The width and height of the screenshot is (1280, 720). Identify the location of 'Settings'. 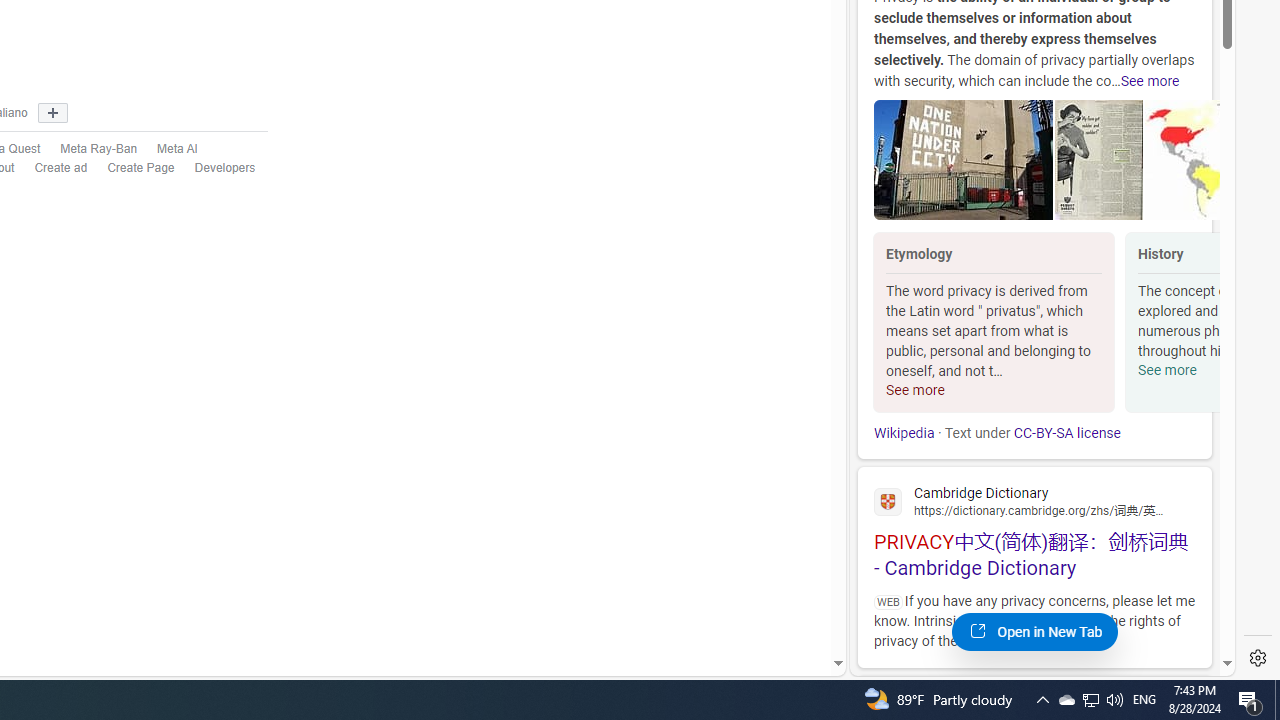
(1257, 658).